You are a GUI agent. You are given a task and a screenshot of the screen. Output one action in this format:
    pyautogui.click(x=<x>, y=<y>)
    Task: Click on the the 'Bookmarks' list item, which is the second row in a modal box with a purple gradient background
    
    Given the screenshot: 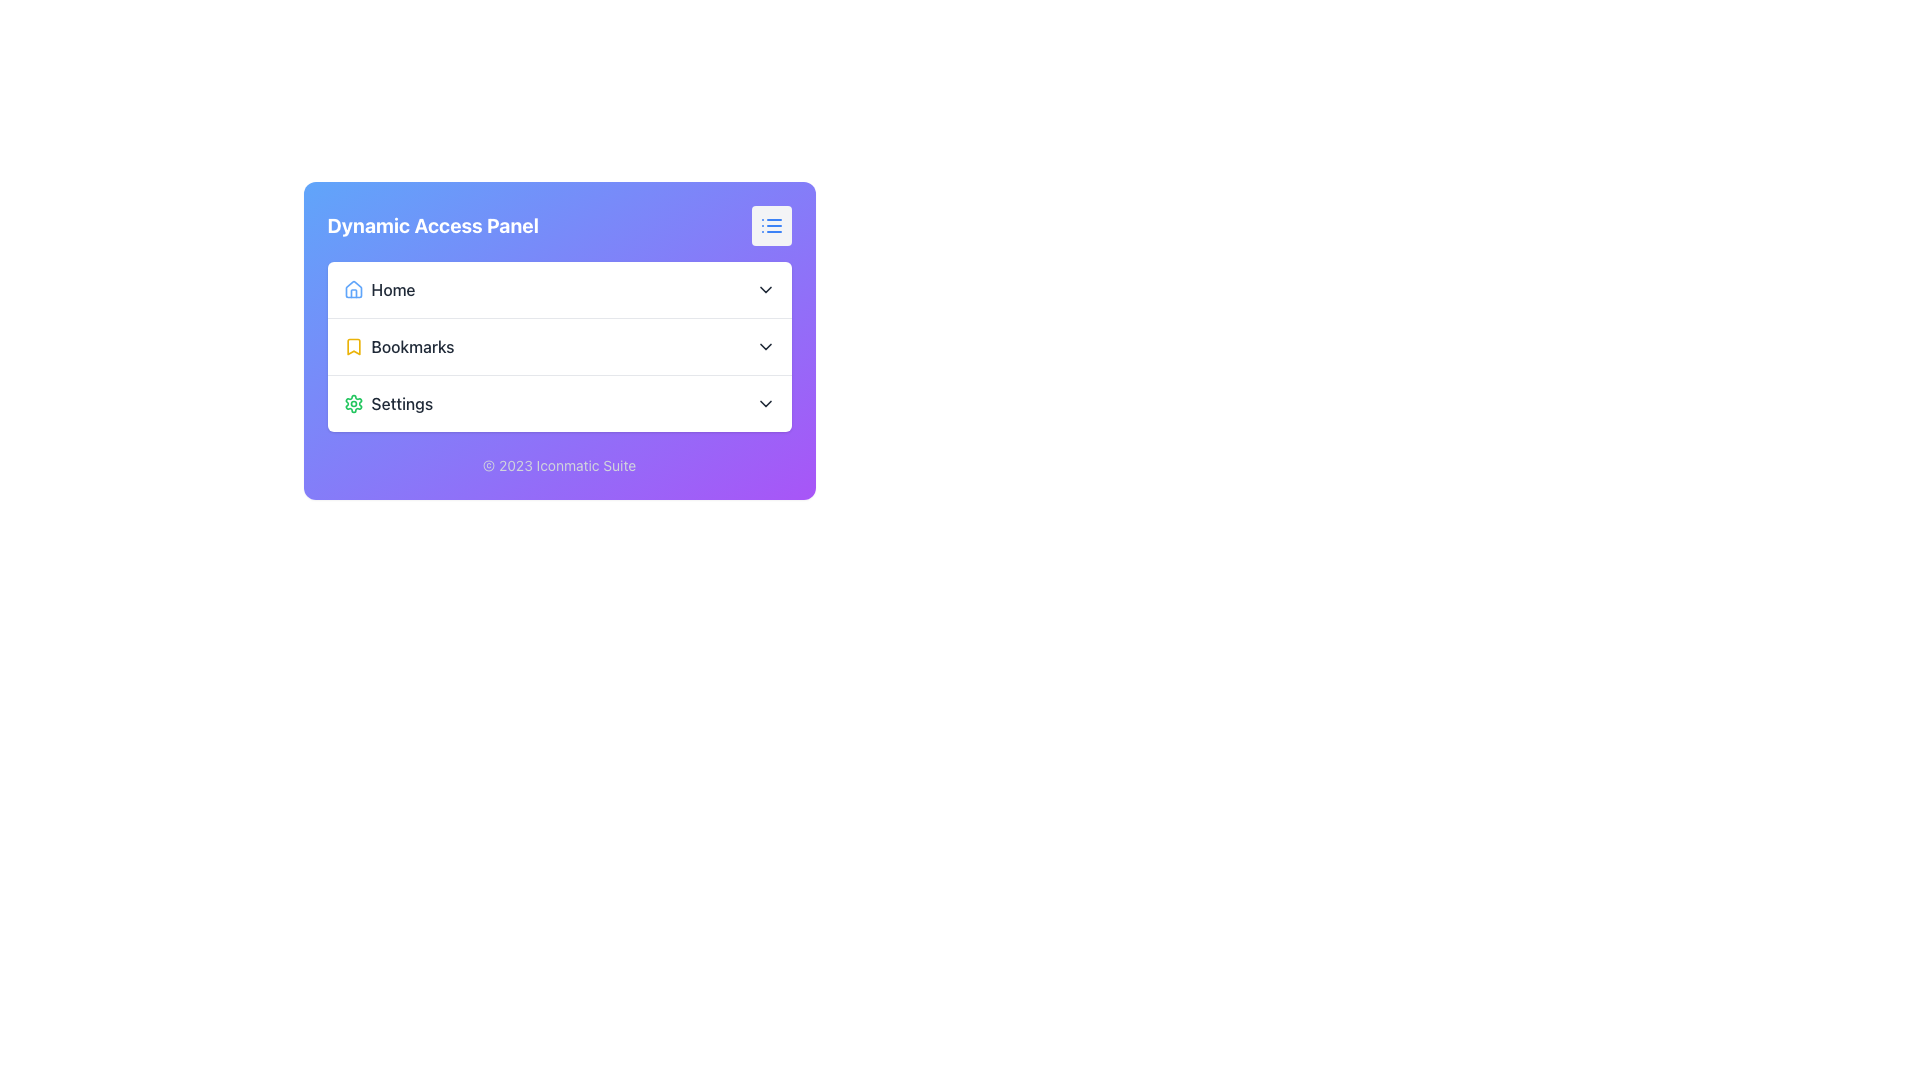 What is the action you would take?
    pyautogui.click(x=559, y=346)
    